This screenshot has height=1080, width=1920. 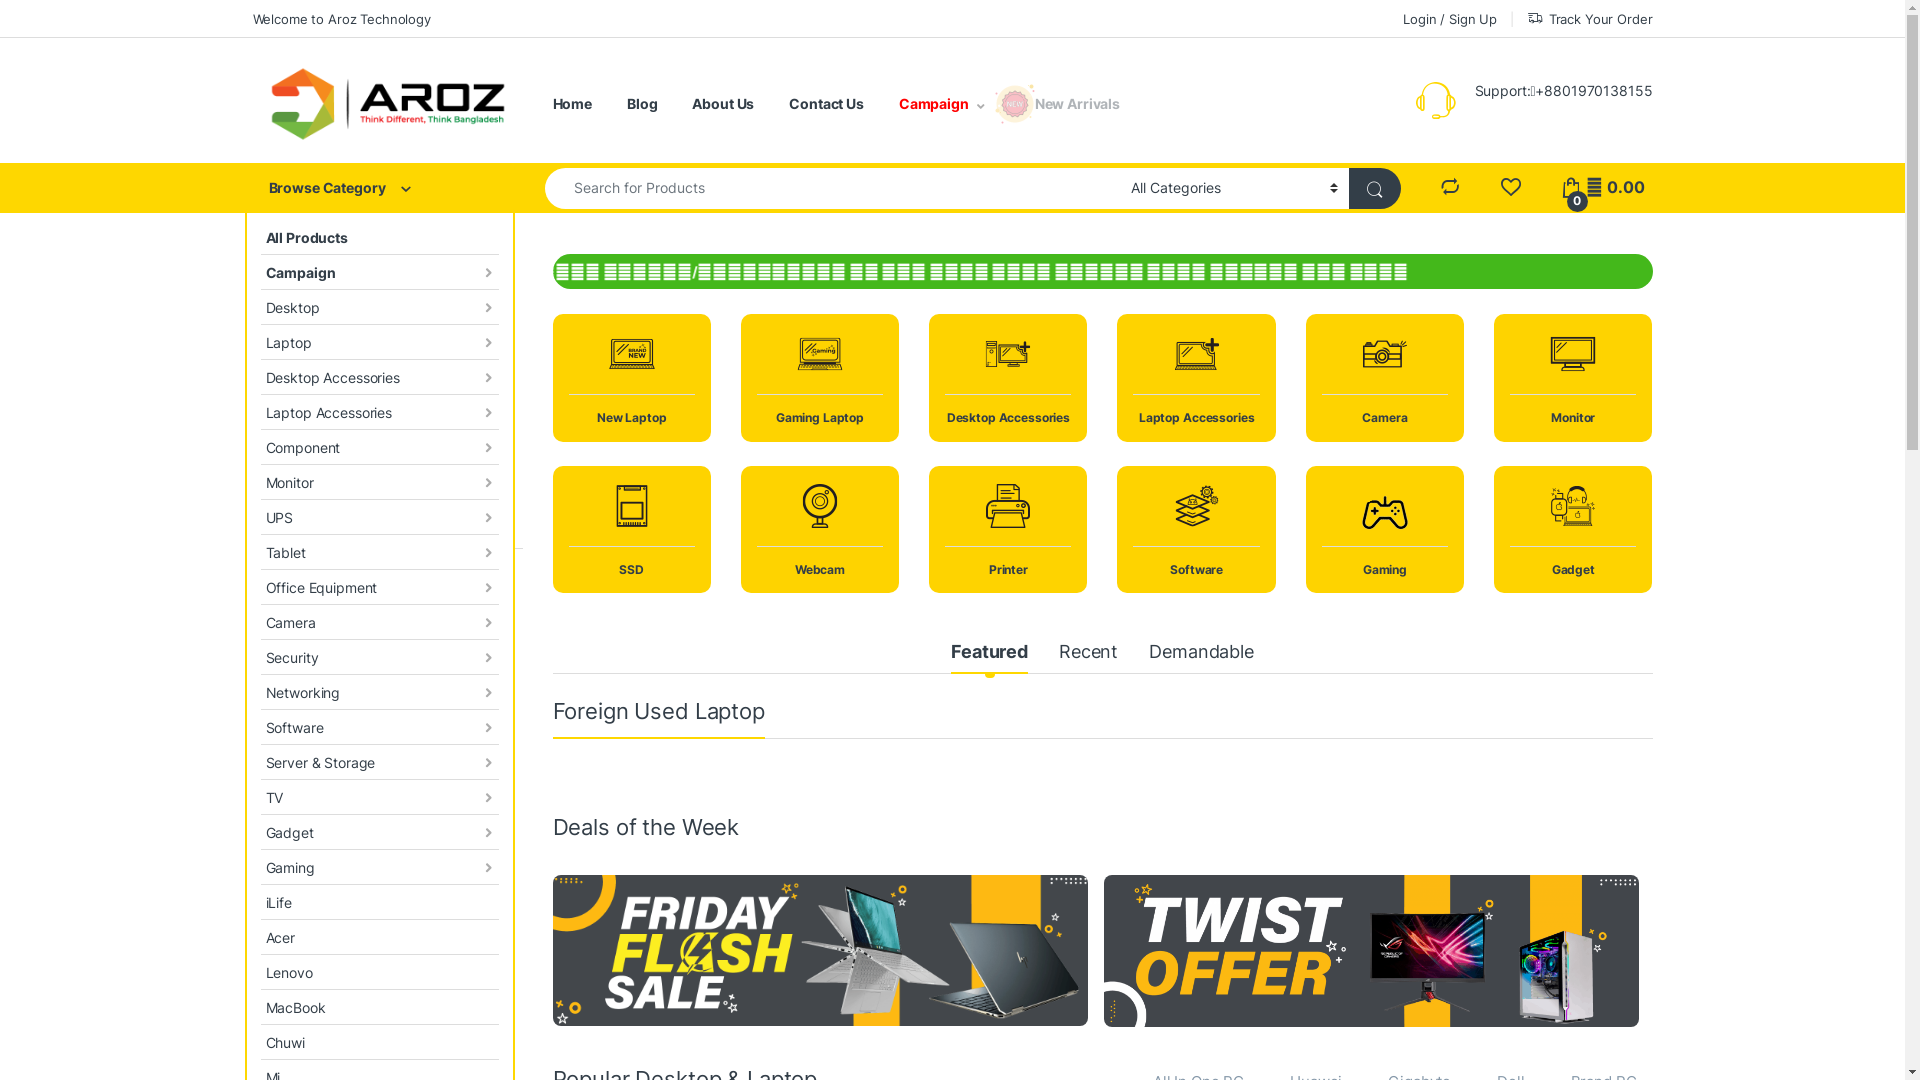 What do you see at coordinates (1449, 18) in the screenshot?
I see `'Login / Sign Up'` at bounding box center [1449, 18].